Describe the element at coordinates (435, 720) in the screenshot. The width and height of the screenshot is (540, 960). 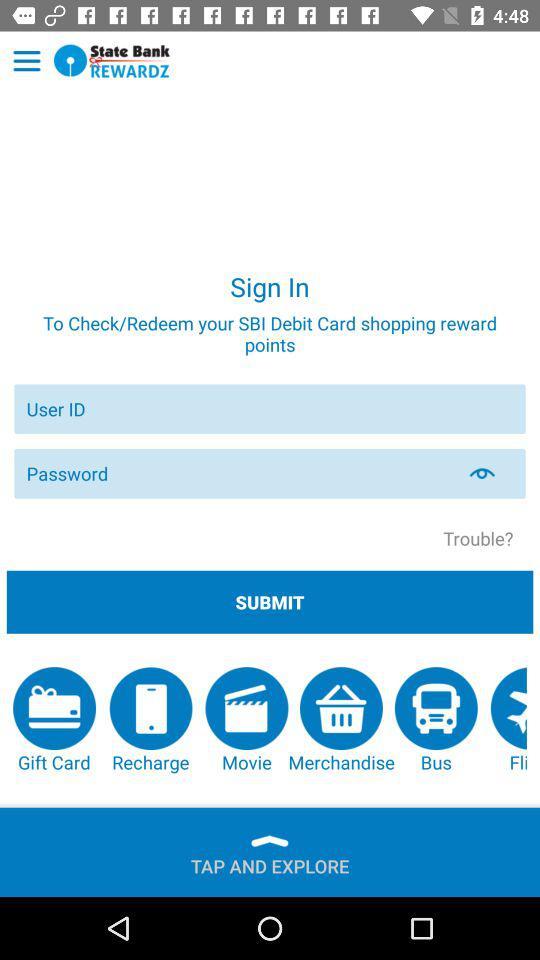
I see `app next to merchandise` at that location.